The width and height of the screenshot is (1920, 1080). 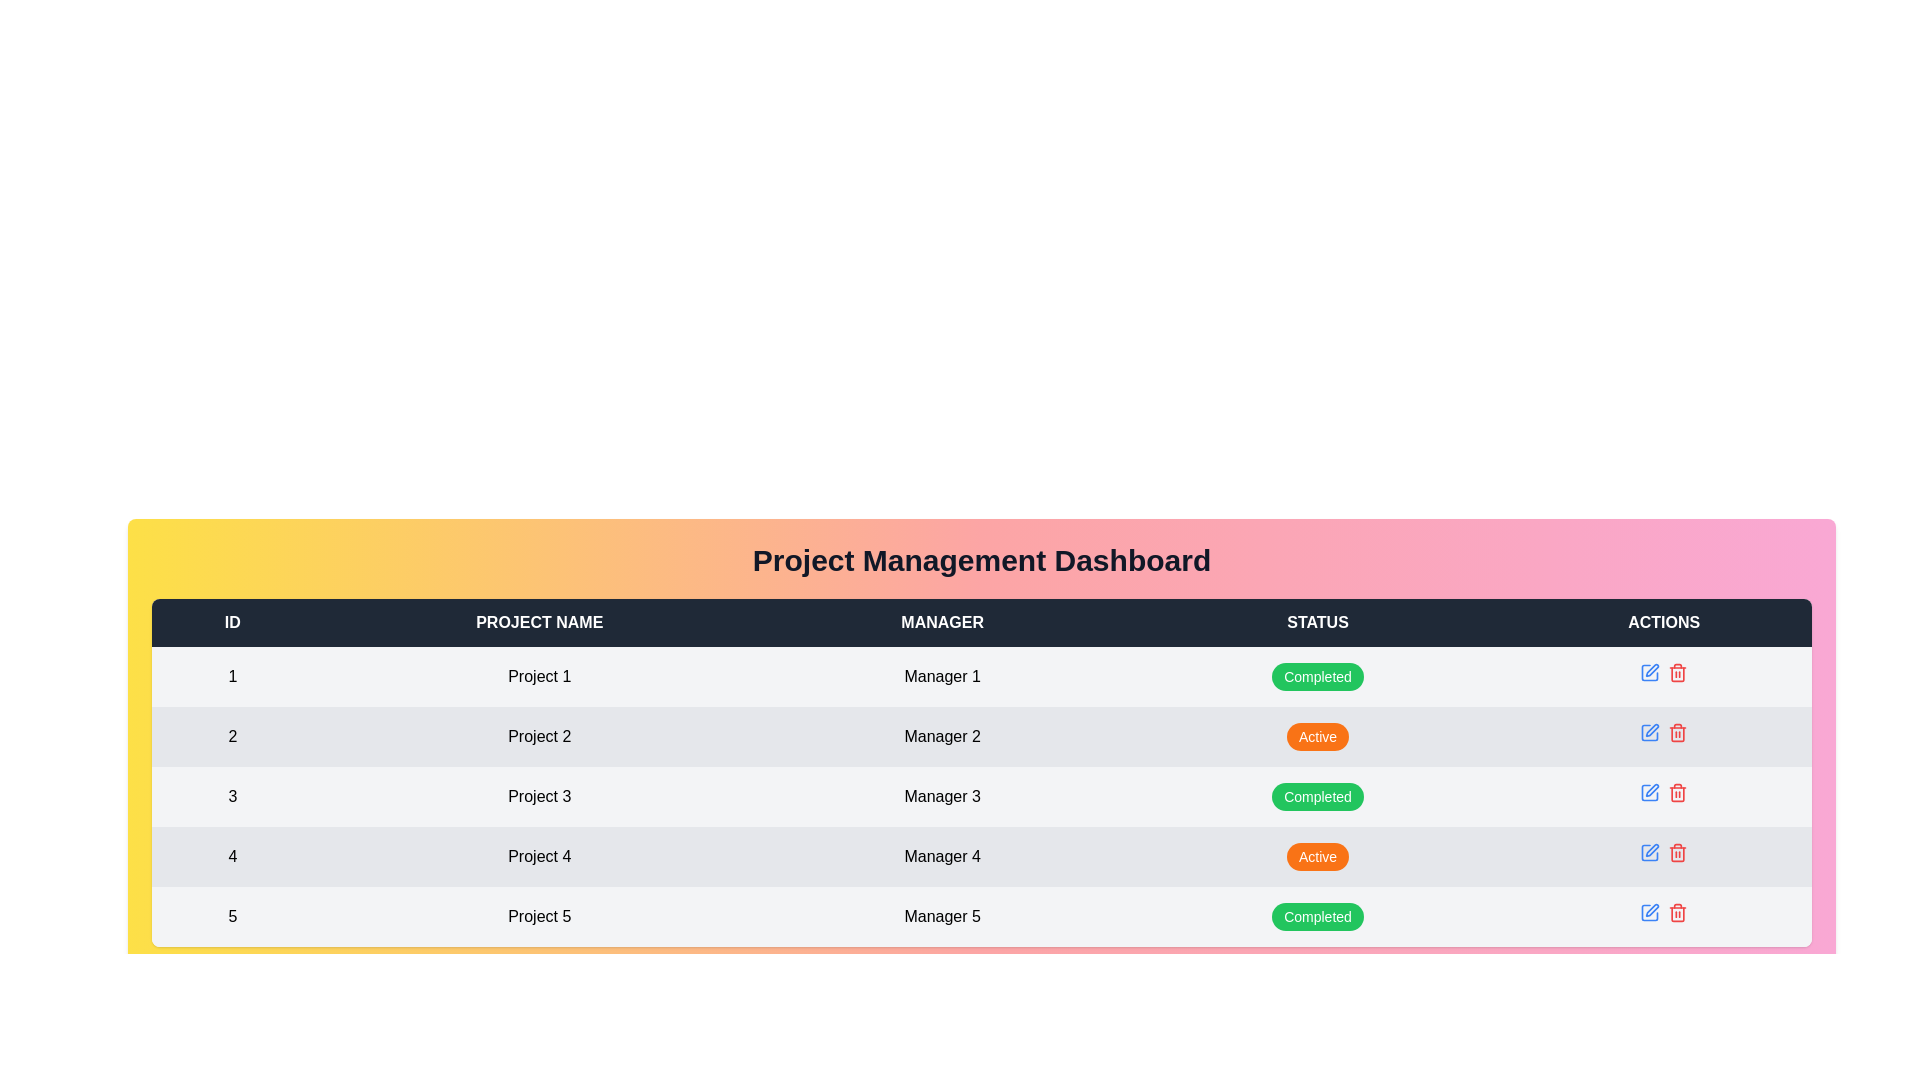 What do you see at coordinates (1650, 792) in the screenshot?
I see `the edit button located in the 'ACTIONS' column, specifically in the fourth row of the table` at bounding box center [1650, 792].